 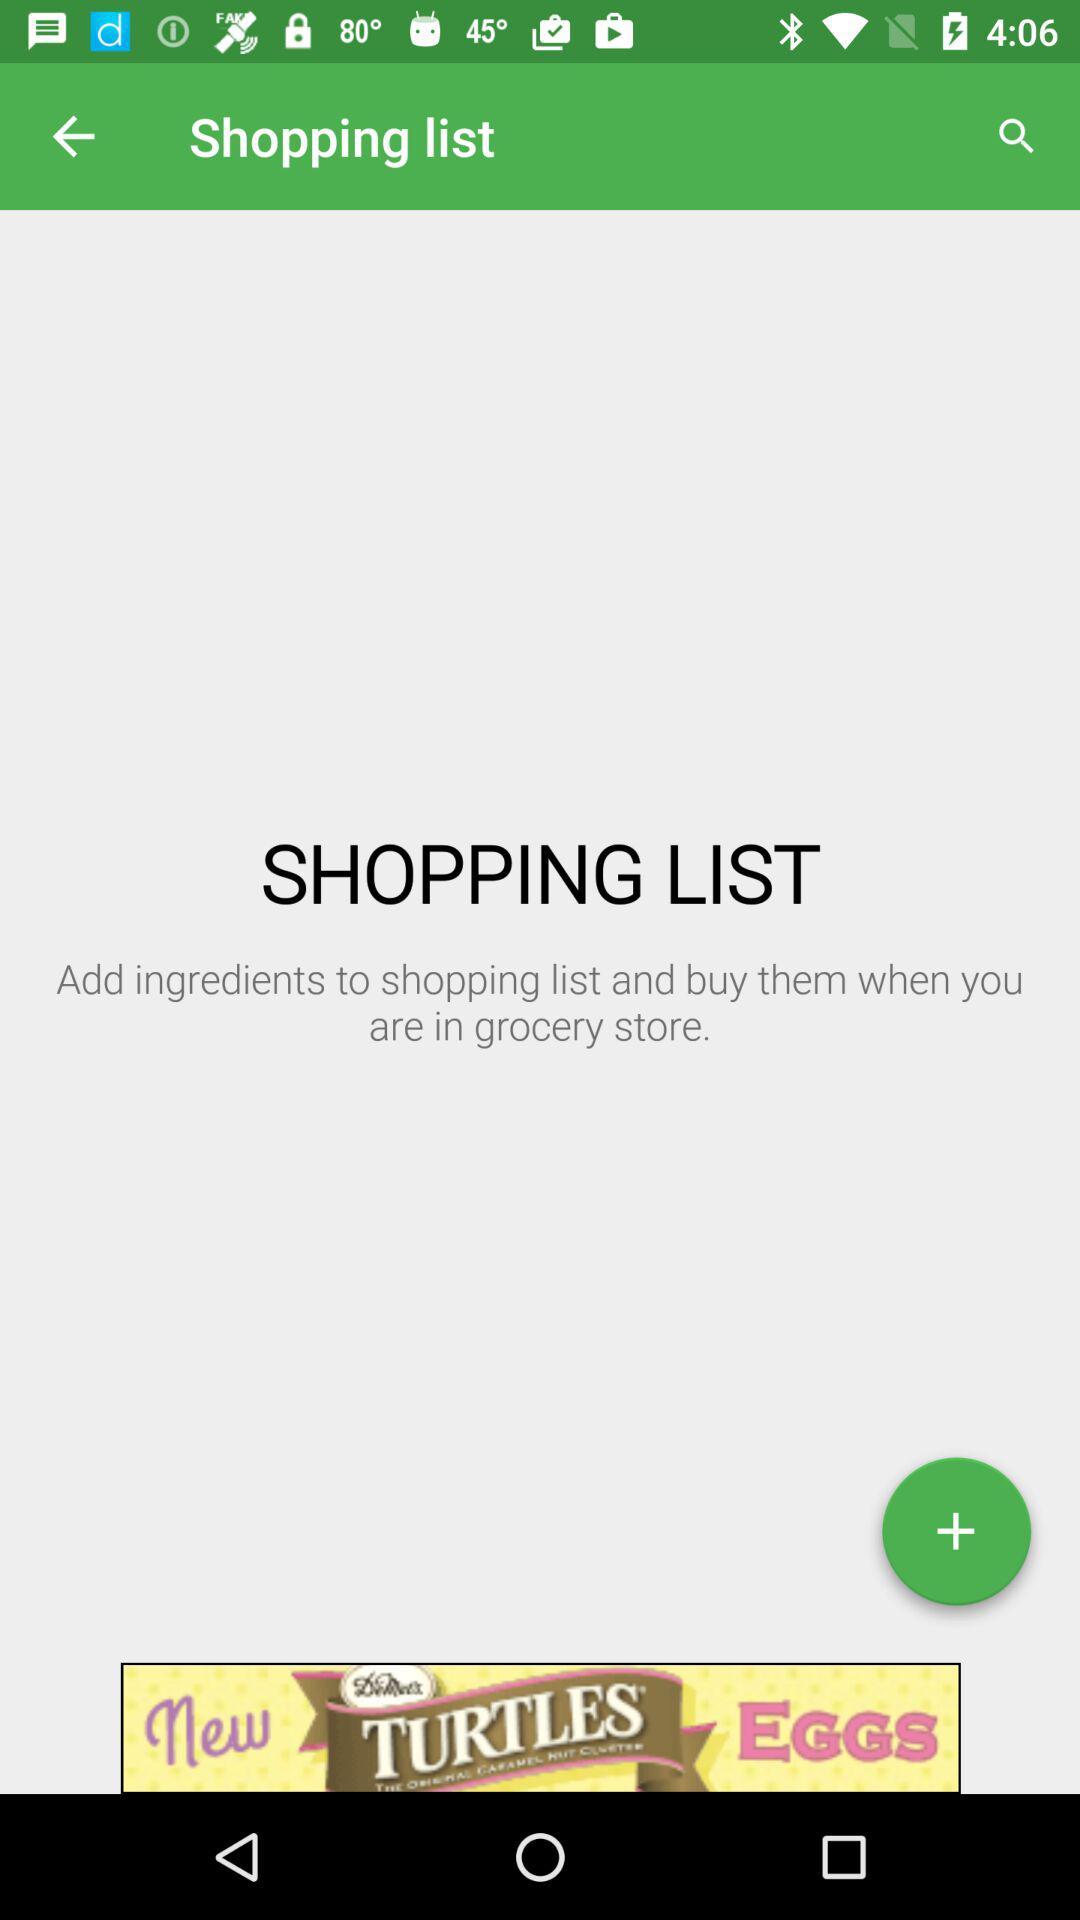 I want to click on the  add ingredients to shopping list and buy them when you are in grocery store, so click(x=277, y=977).